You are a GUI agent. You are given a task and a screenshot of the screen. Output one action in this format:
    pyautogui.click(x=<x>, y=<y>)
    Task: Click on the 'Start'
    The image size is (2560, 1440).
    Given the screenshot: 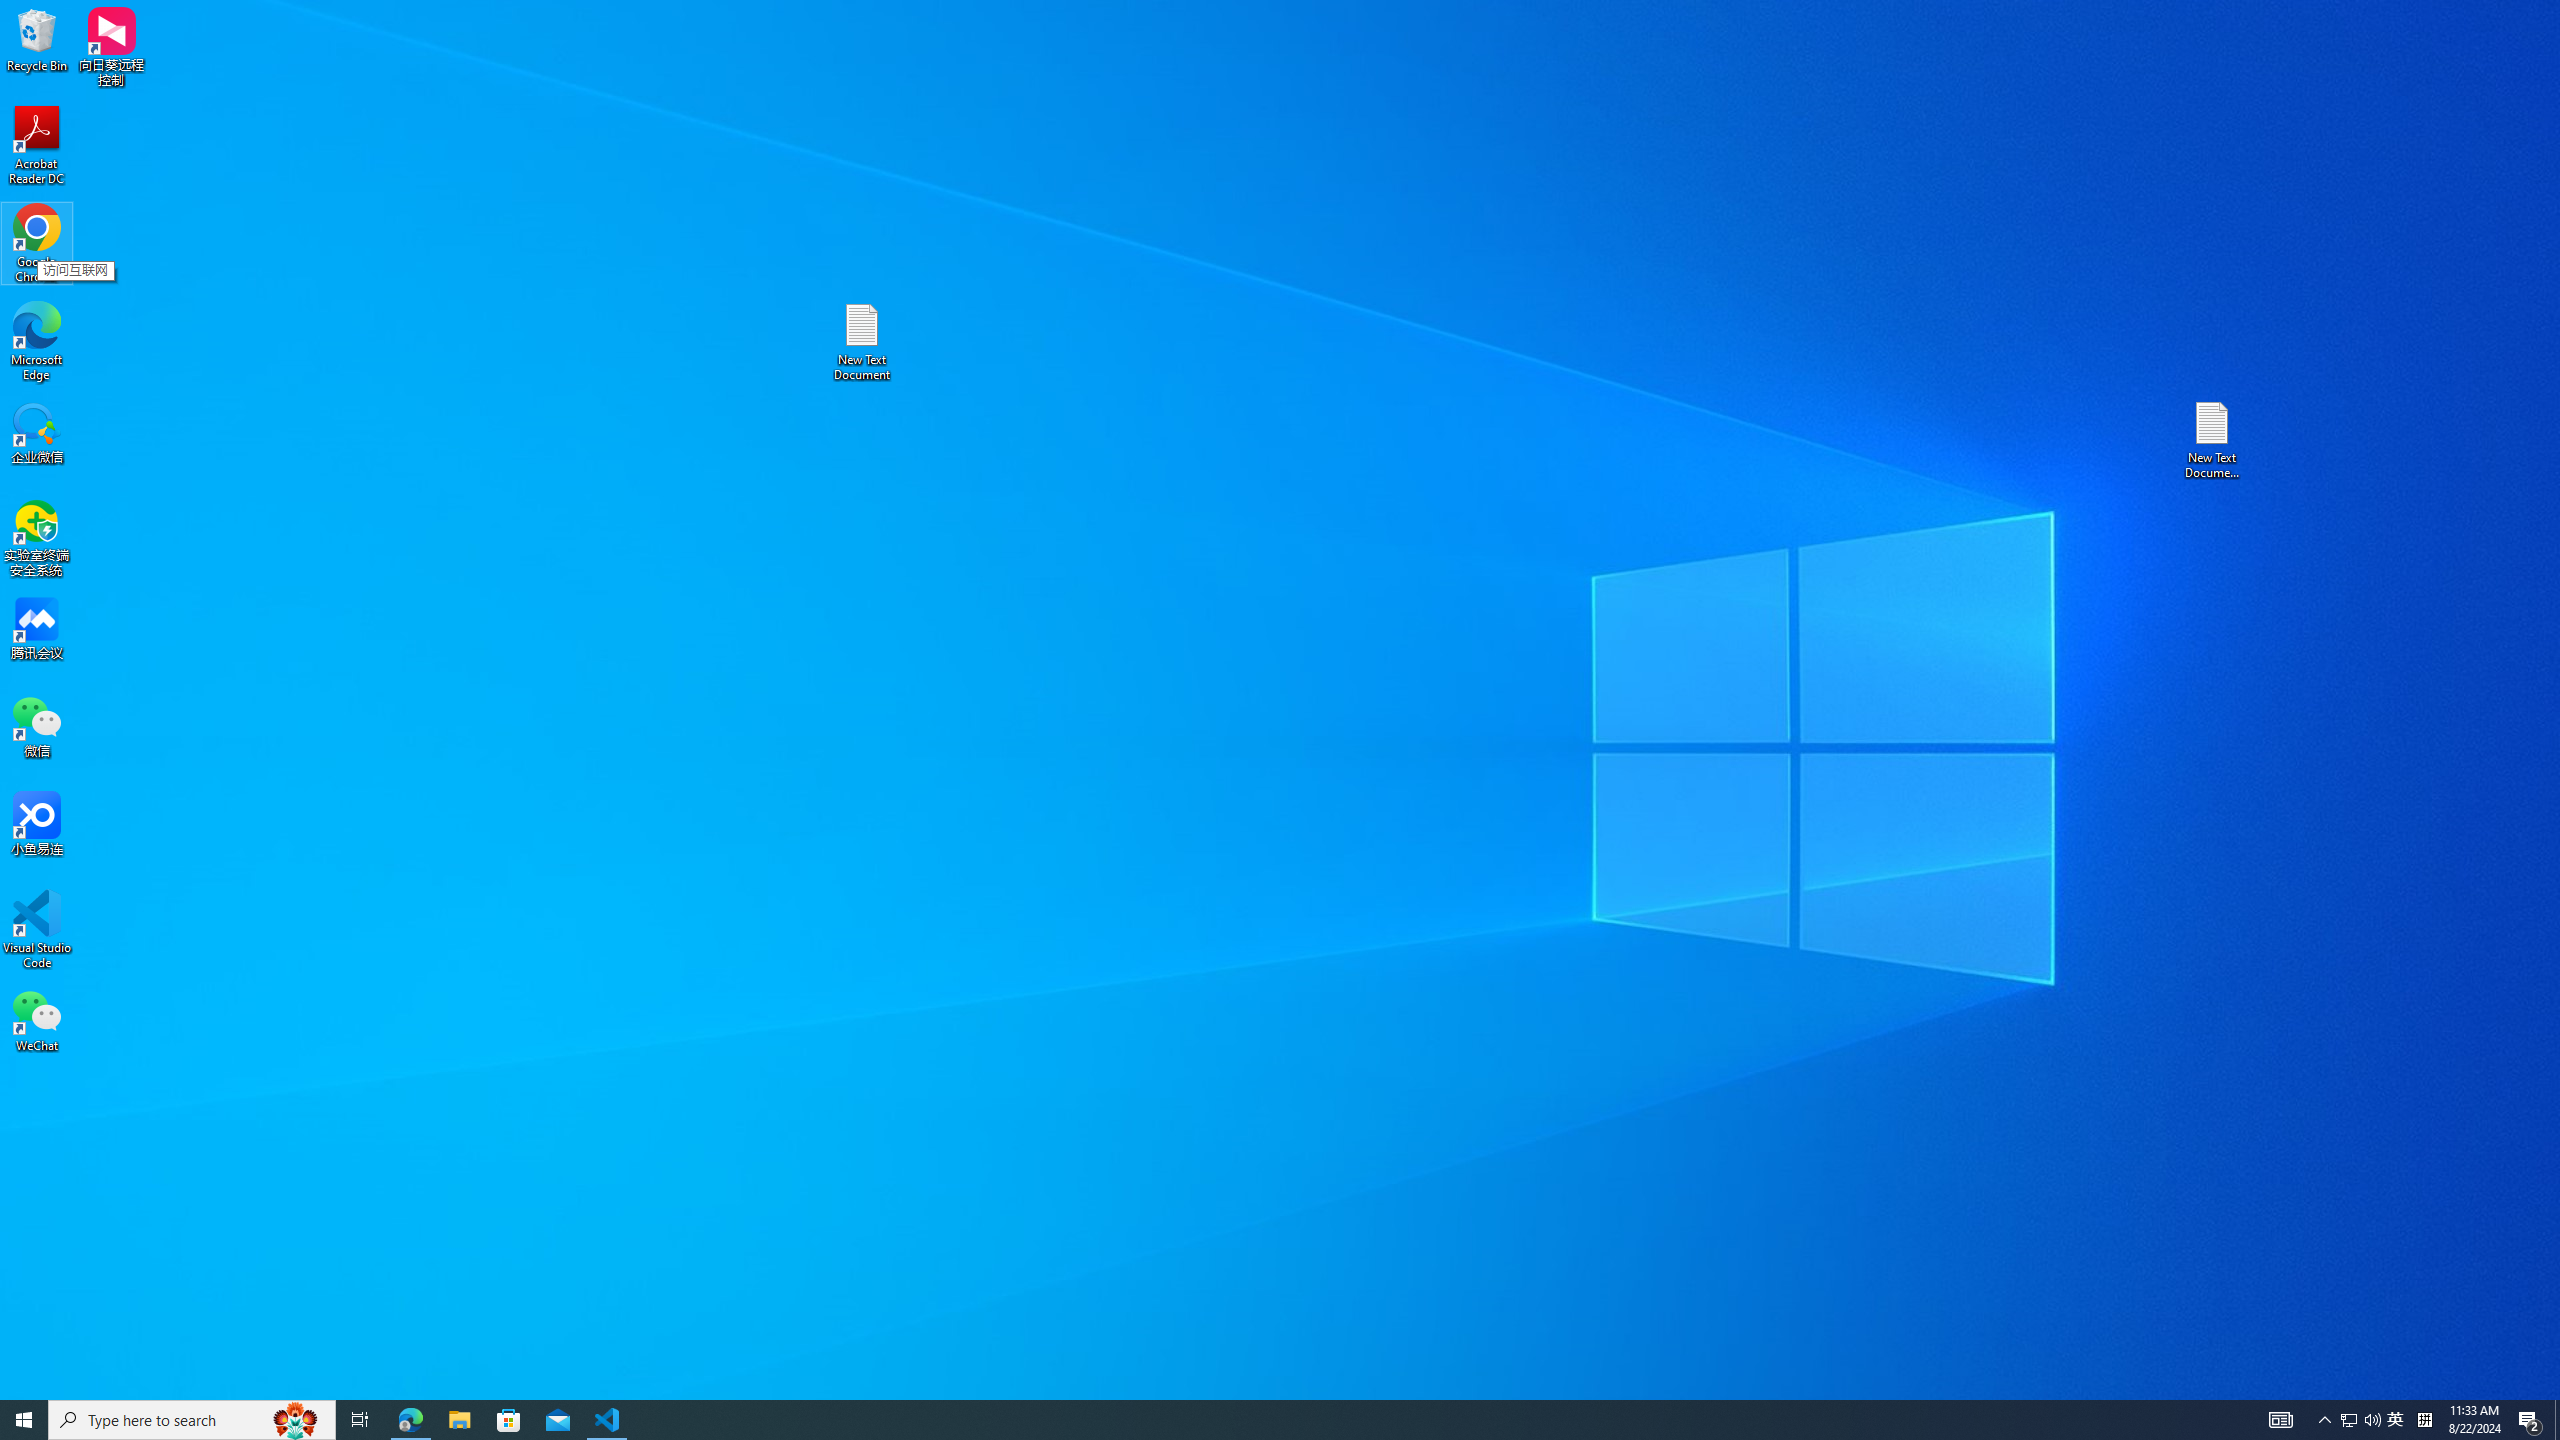 What is the action you would take?
    pyautogui.click(x=24, y=1418)
    